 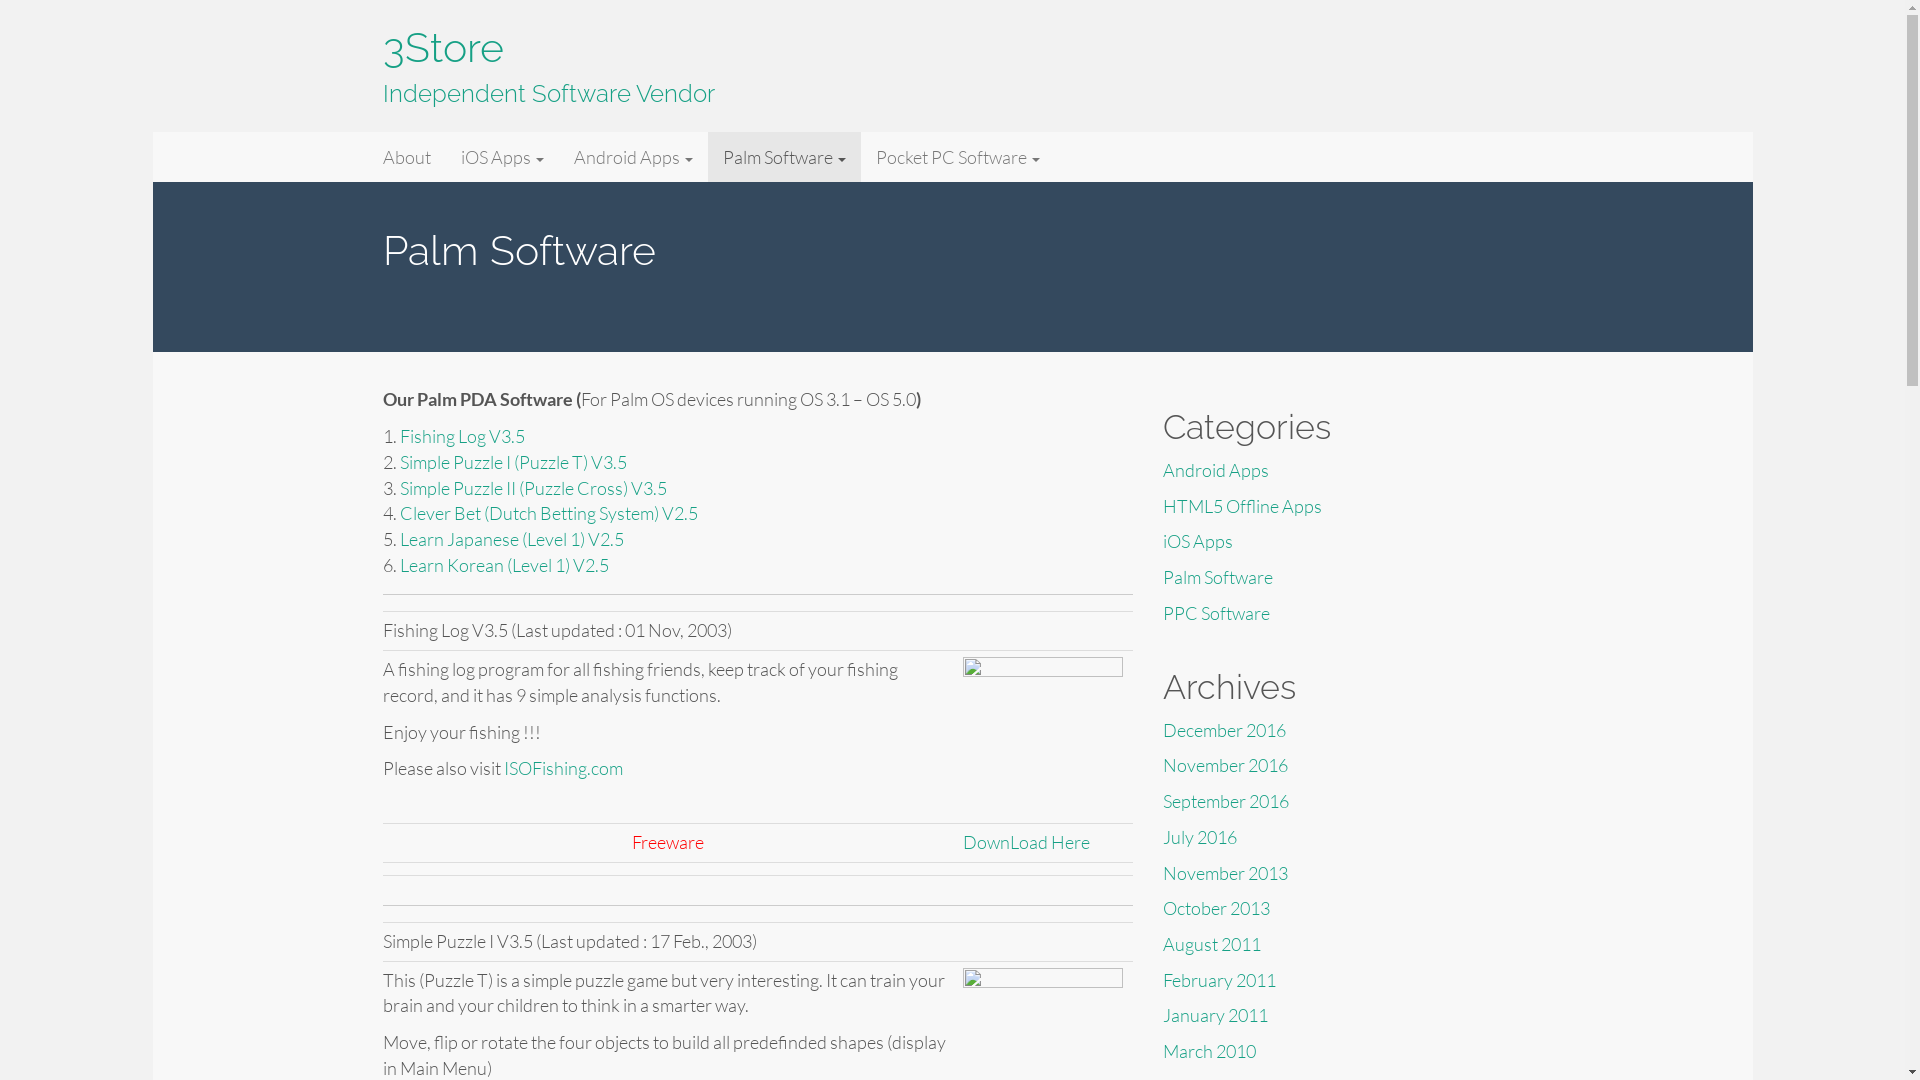 What do you see at coordinates (1217, 978) in the screenshot?
I see `'February 2011'` at bounding box center [1217, 978].